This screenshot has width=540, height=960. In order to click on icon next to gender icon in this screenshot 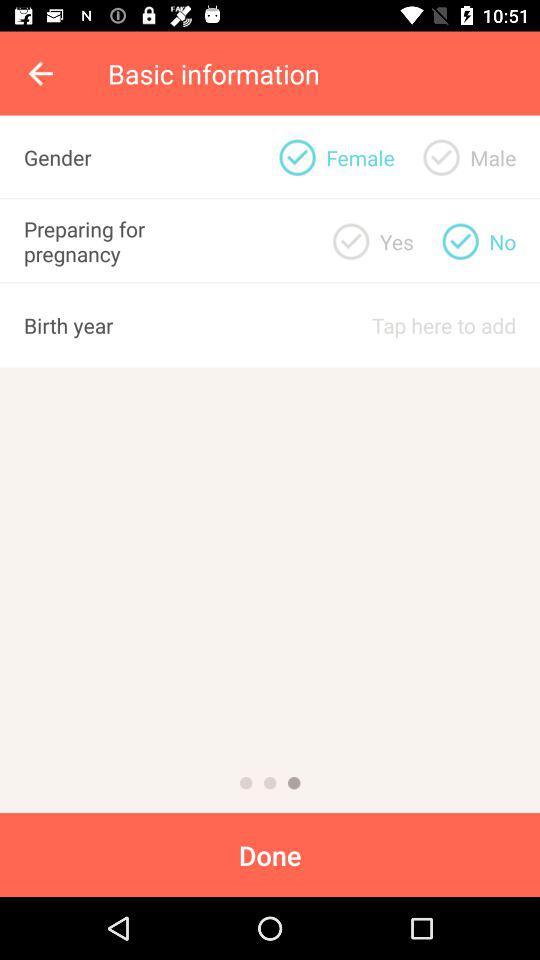, I will do `click(296, 156)`.